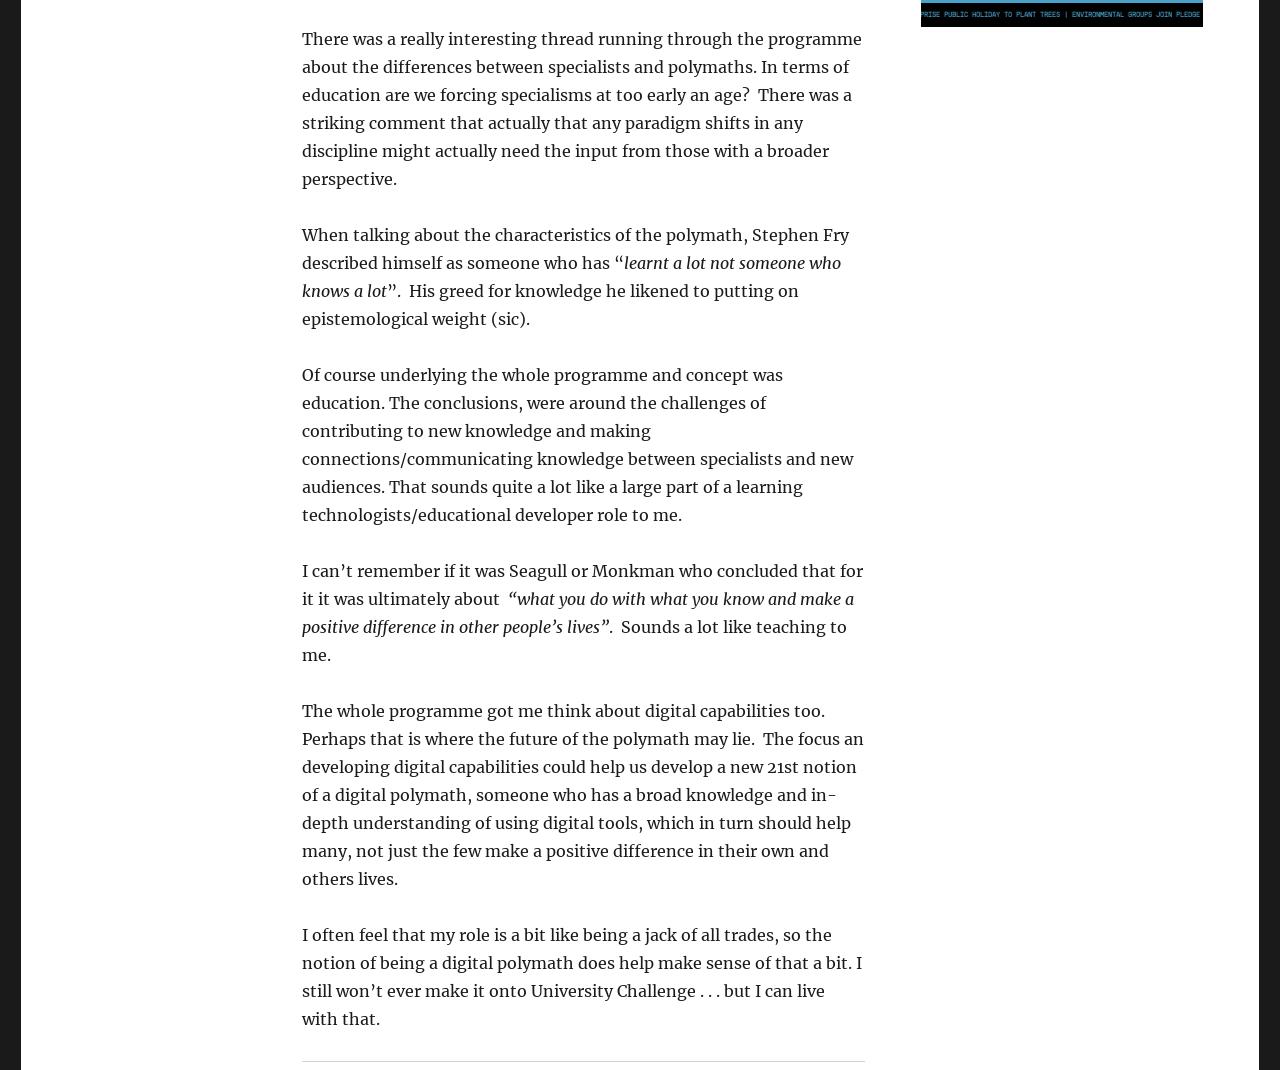 This screenshot has height=1070, width=1280. What do you see at coordinates (581, 583) in the screenshot?
I see `'I can’t remember if it was Seagull or Monkman who concluded that for it it was ultimately about'` at bounding box center [581, 583].